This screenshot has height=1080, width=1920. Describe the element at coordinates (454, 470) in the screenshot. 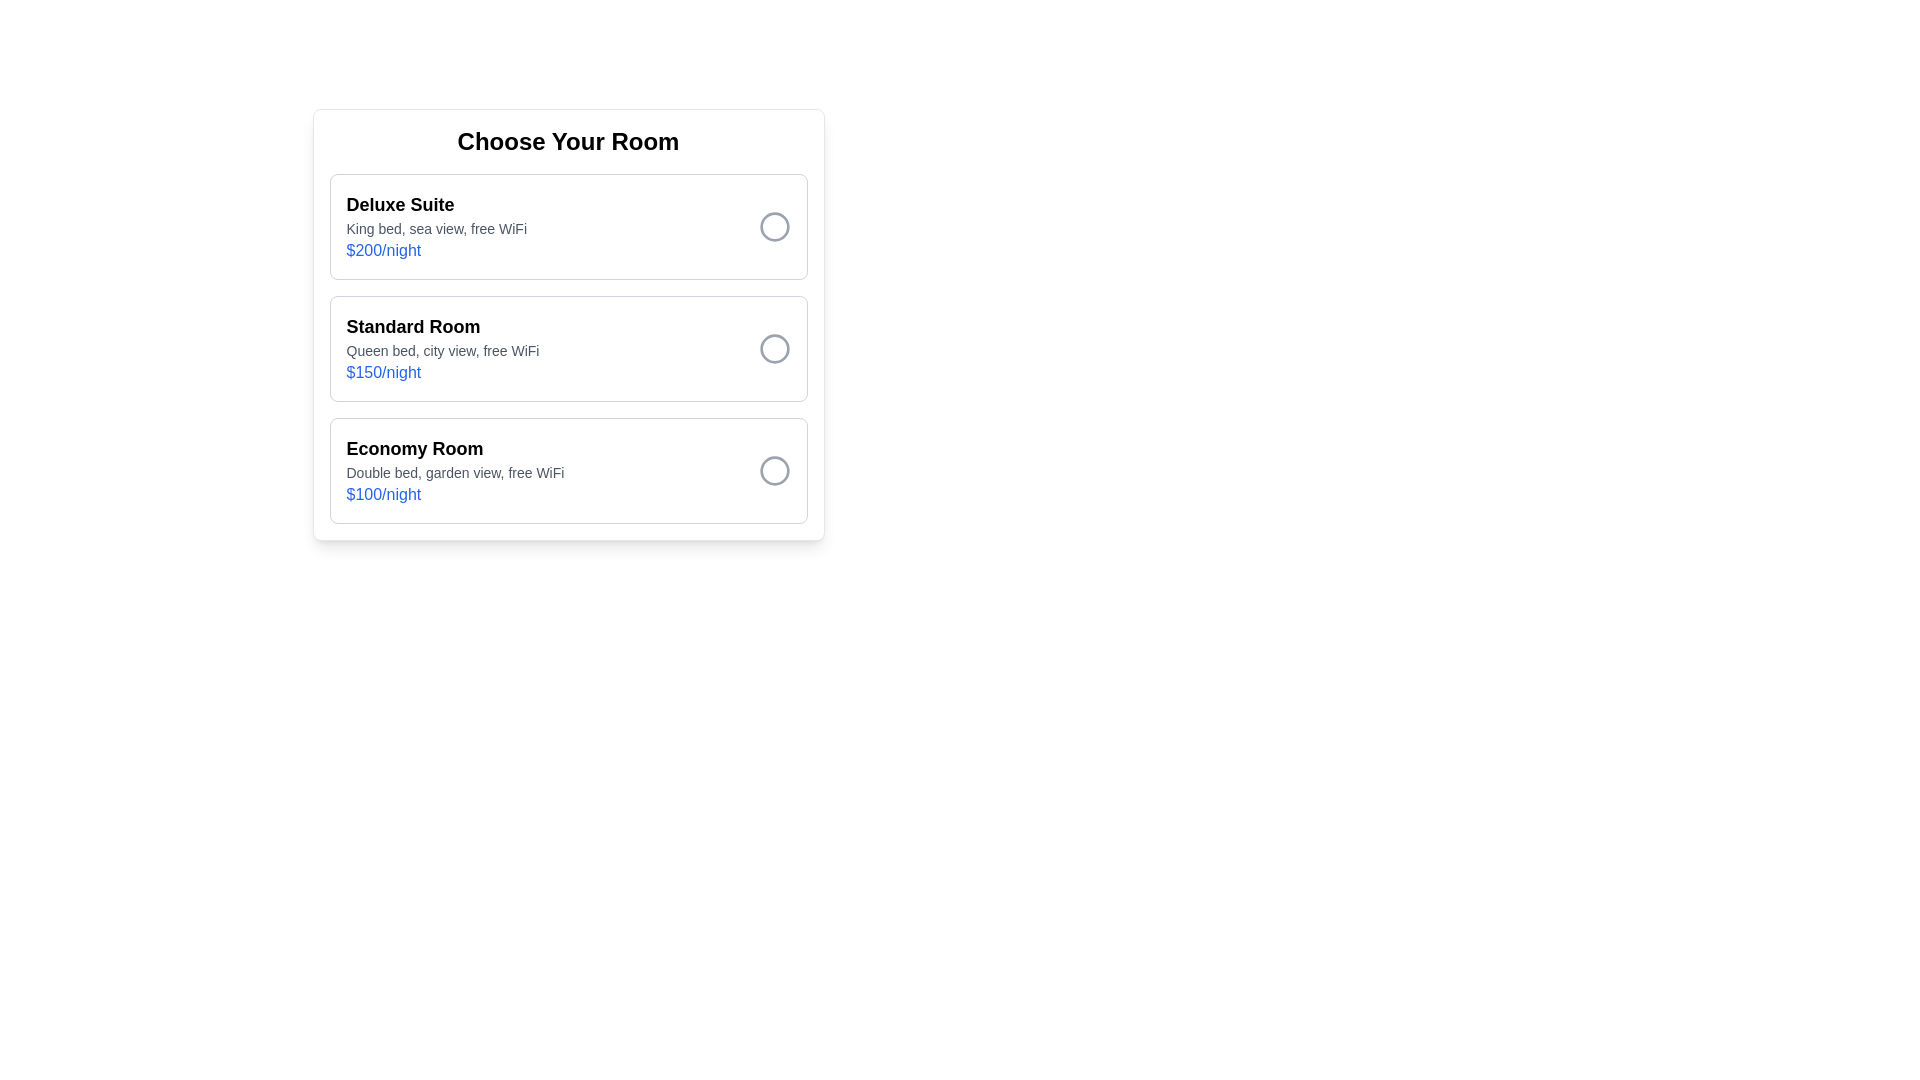

I see `the informational text block displaying 'Economy Room', which includes a heading, description, and price, positioned below the 'Standard Room' option in a vertically stacked list` at that location.